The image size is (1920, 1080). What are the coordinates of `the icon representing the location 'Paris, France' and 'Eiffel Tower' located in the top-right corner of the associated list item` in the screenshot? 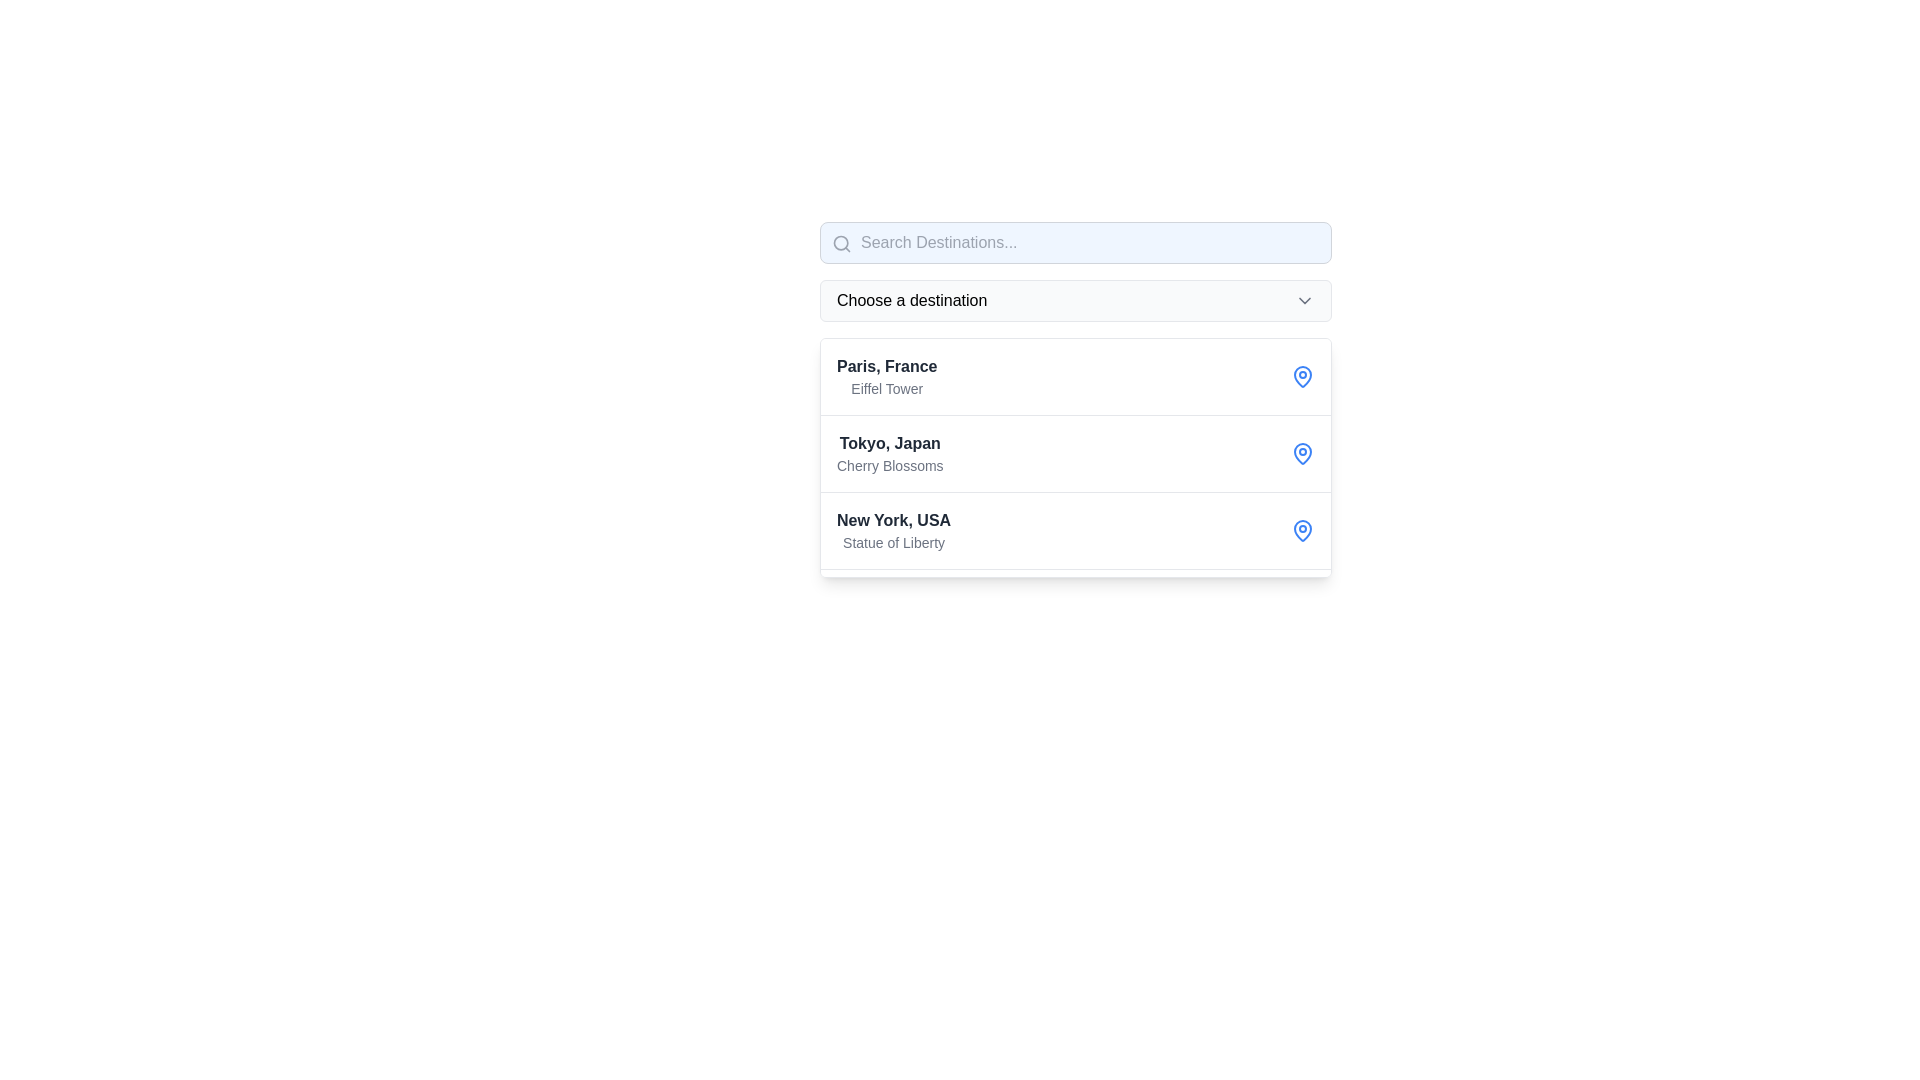 It's located at (1302, 377).